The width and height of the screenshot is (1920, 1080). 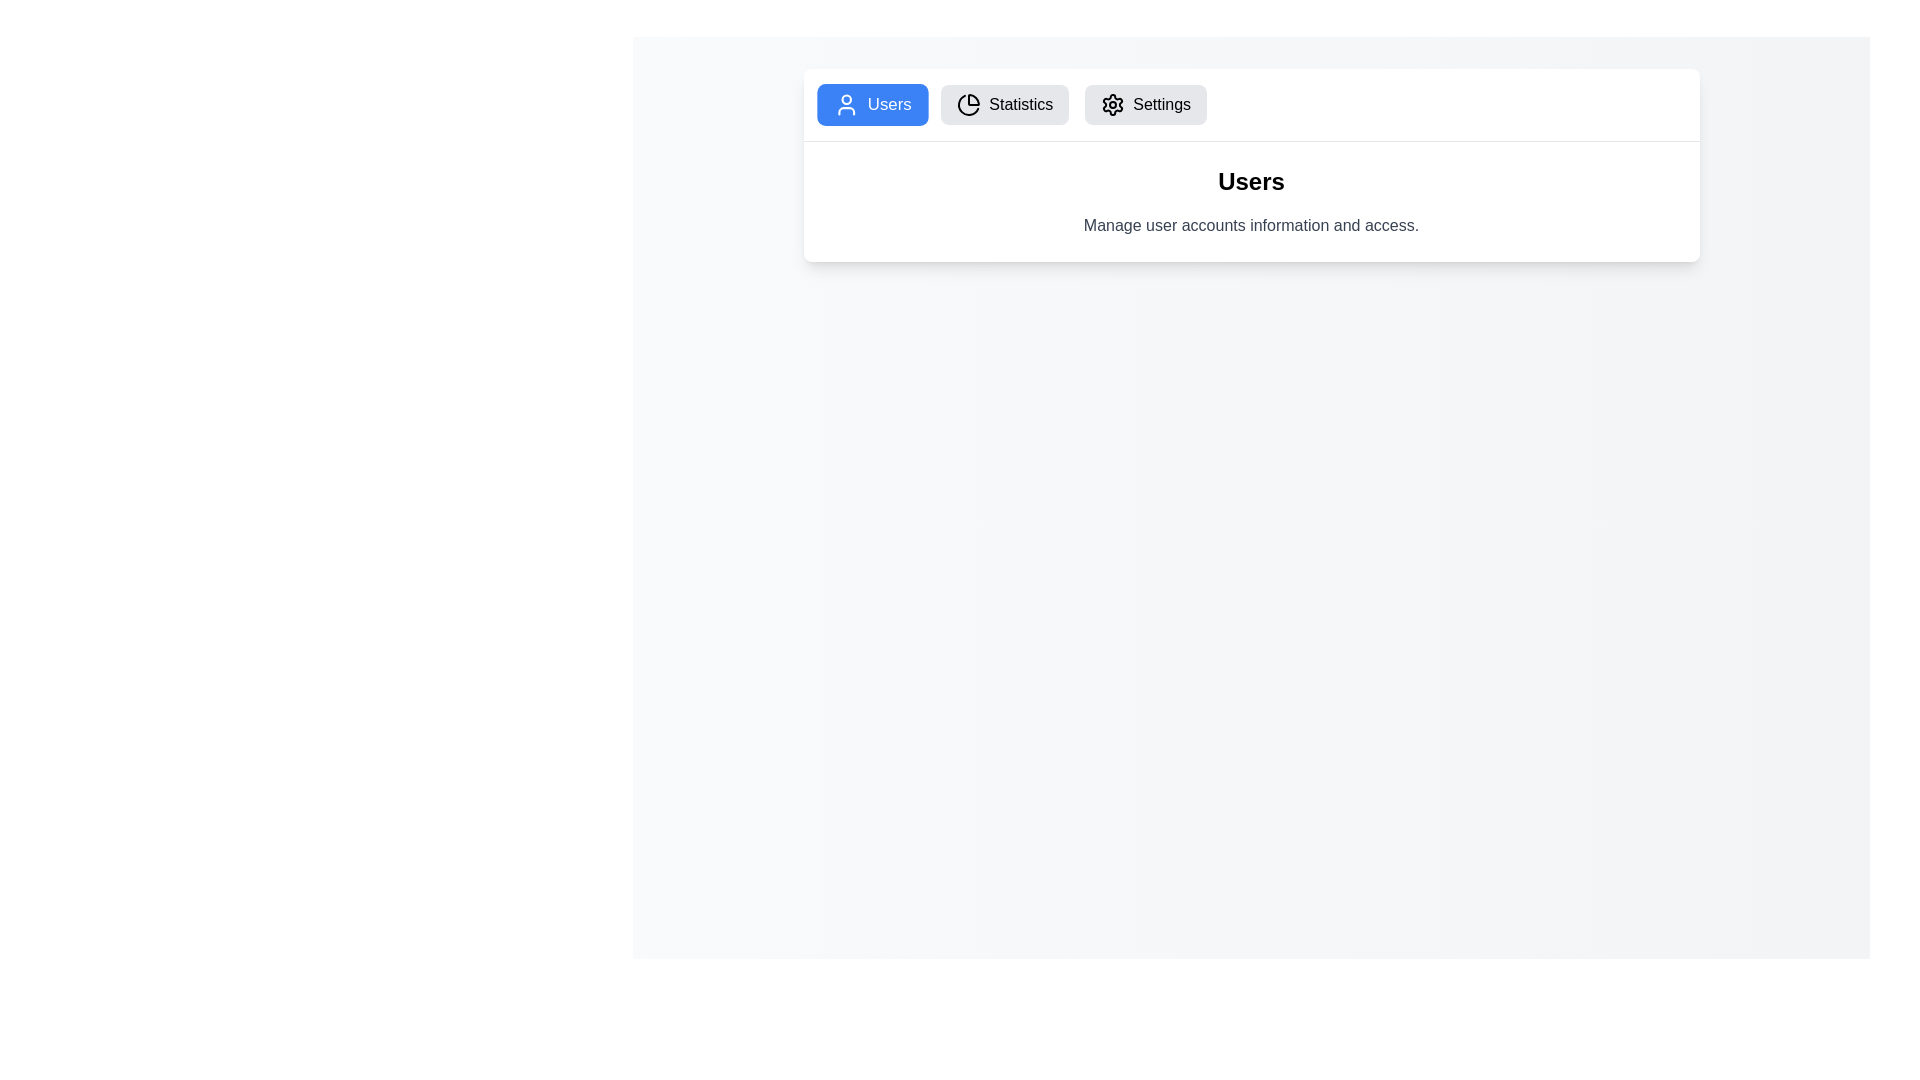 What do you see at coordinates (1005, 104) in the screenshot?
I see `the navigation button located in the middle of the horizontal navigation bar, positioned between the 'Users' and 'Settings' buttons, by` at bounding box center [1005, 104].